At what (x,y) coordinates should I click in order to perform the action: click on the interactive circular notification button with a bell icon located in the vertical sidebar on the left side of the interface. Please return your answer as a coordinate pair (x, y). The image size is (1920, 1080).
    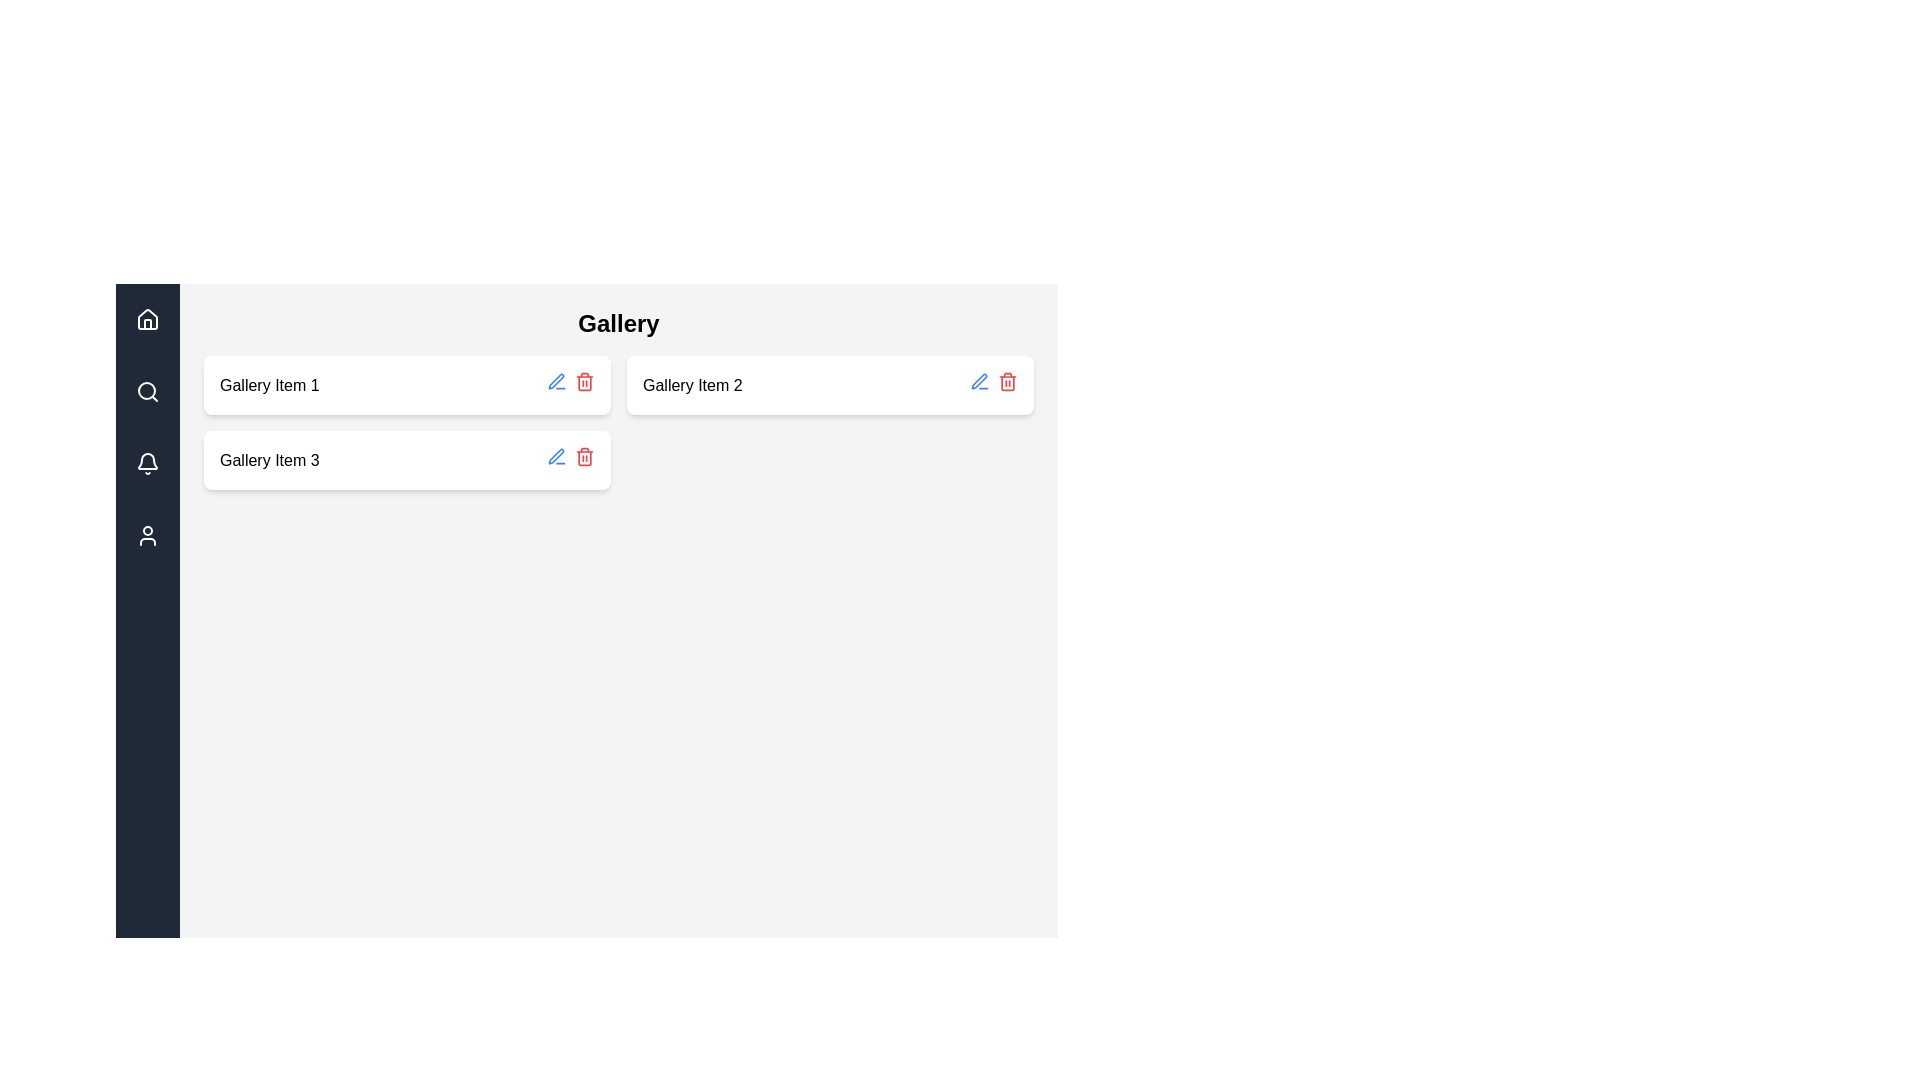
    Looking at the image, I should click on (147, 463).